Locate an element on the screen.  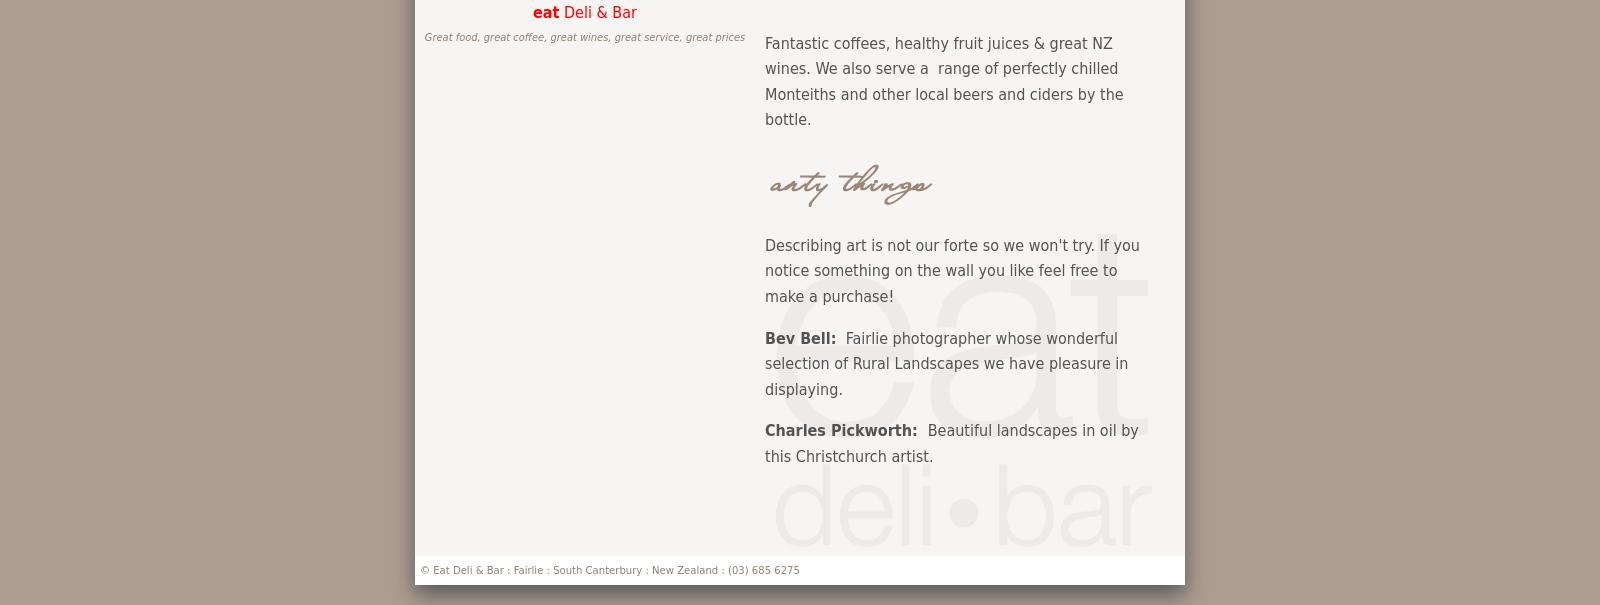
'Fantastic coffees, healthy fruit juices & great NZ wines. We also serve a  range of perfectly chilled Monteiths and other local beers and ciders by the bottle.' is located at coordinates (943, 81).